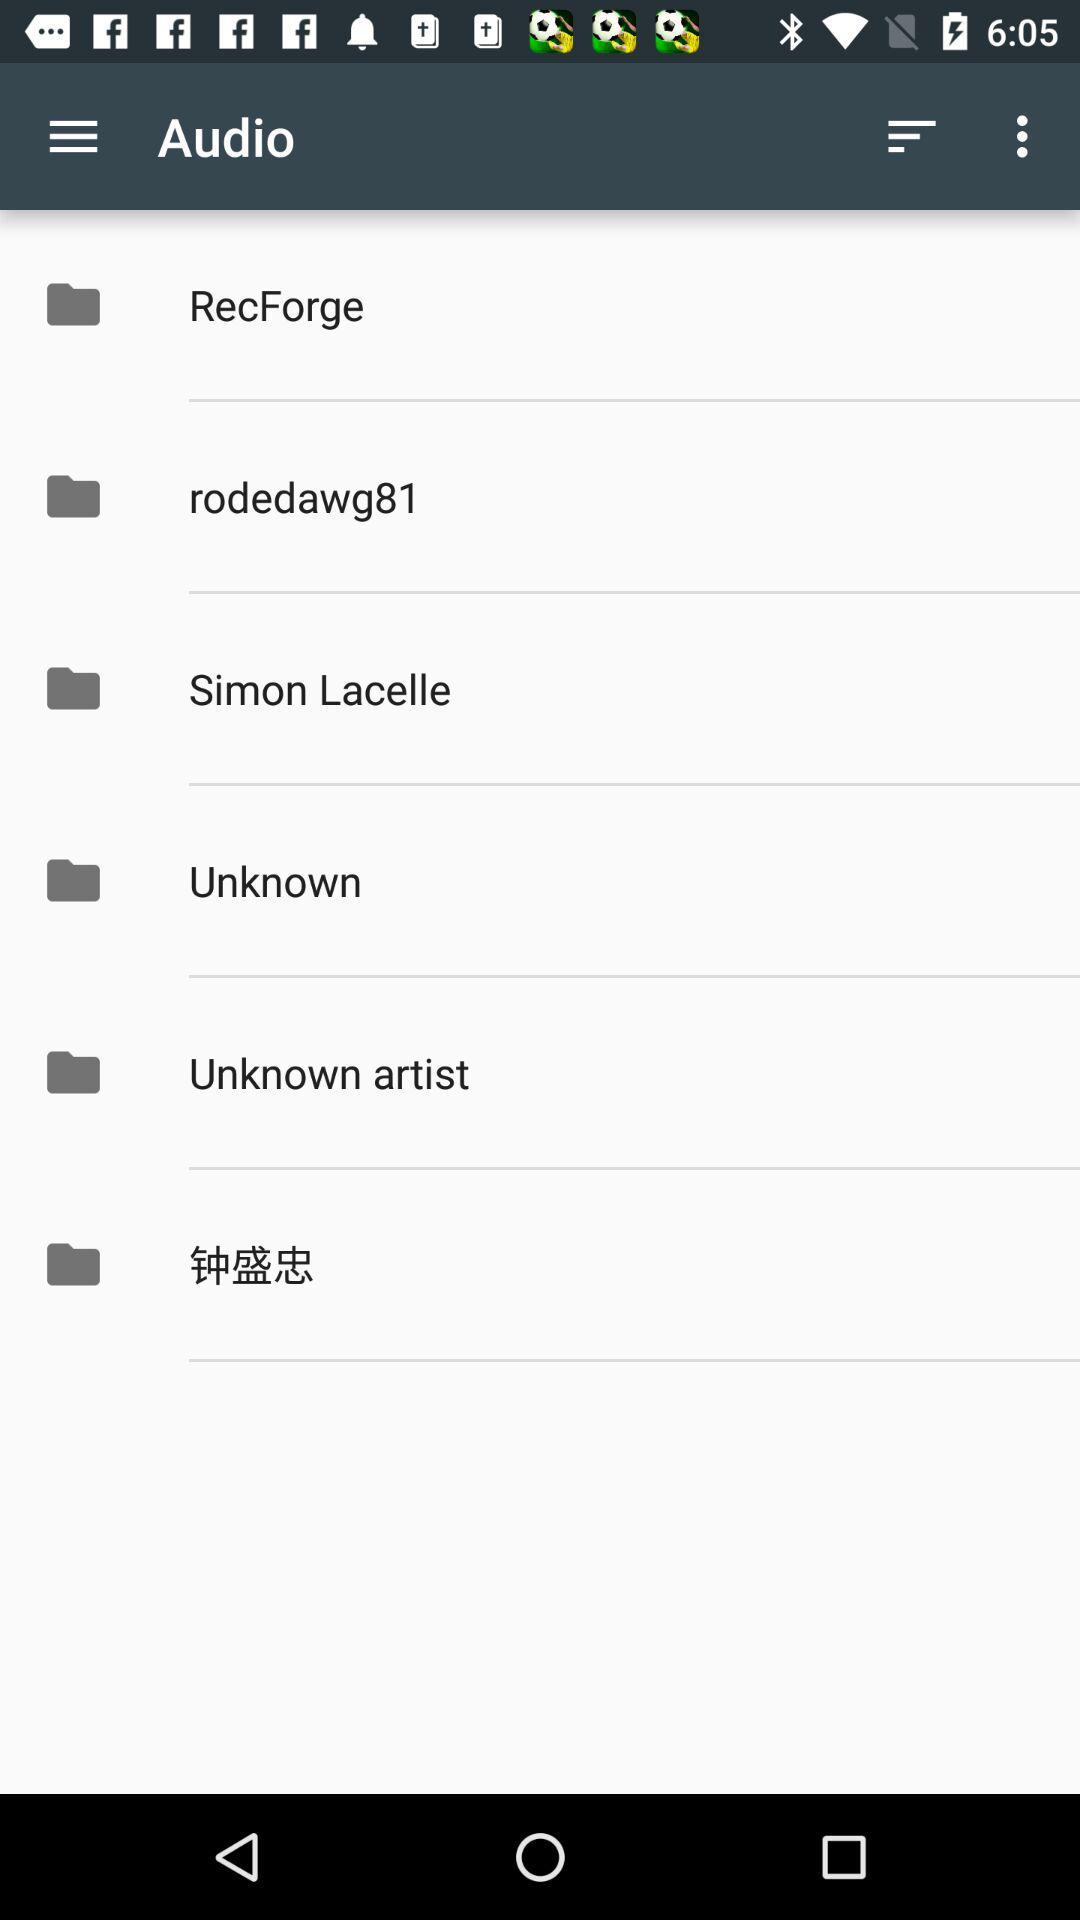 This screenshot has height=1920, width=1080. Describe the element at coordinates (72, 135) in the screenshot. I see `the icon to the left of audio item` at that location.